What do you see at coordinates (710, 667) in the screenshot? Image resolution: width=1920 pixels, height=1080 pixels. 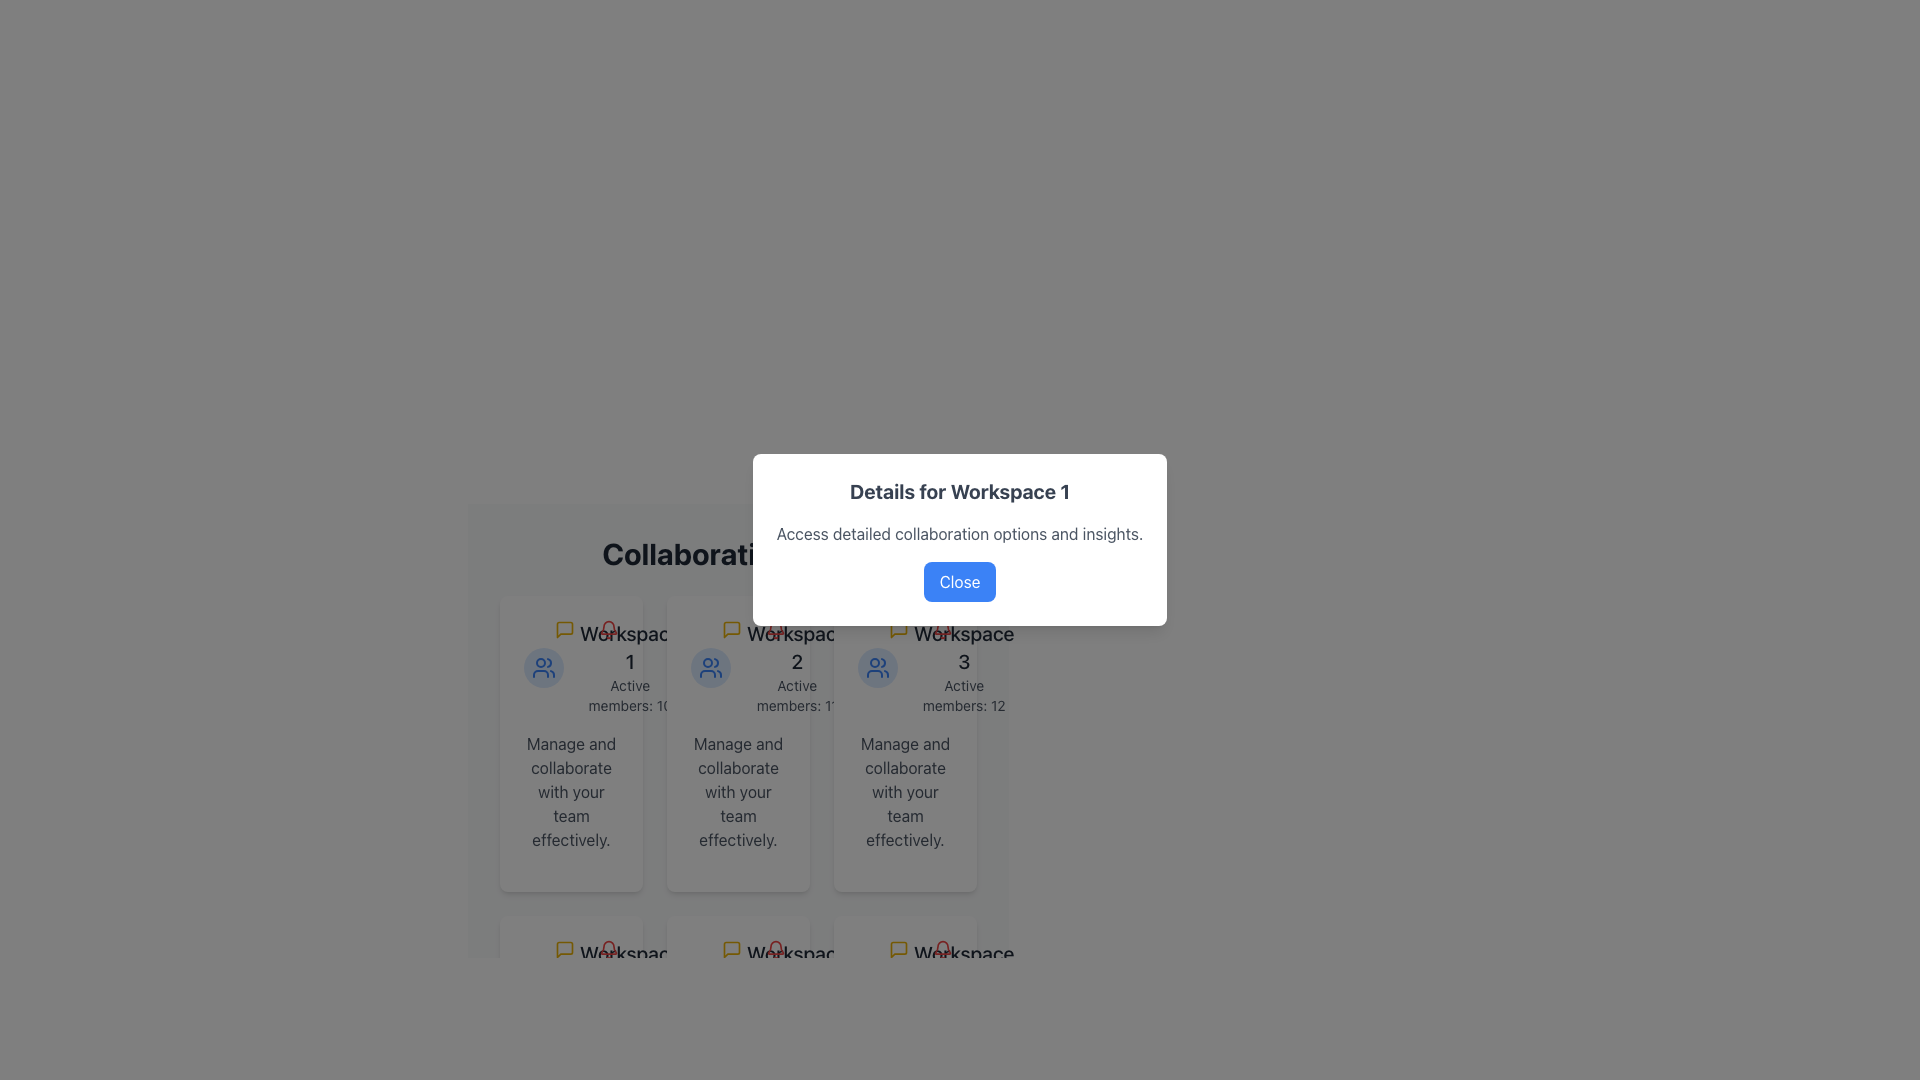 I see `the user icon representing member-related information for 'Workspace 2', located in the middle column of the first row in the grid layout of cards` at bounding box center [710, 667].